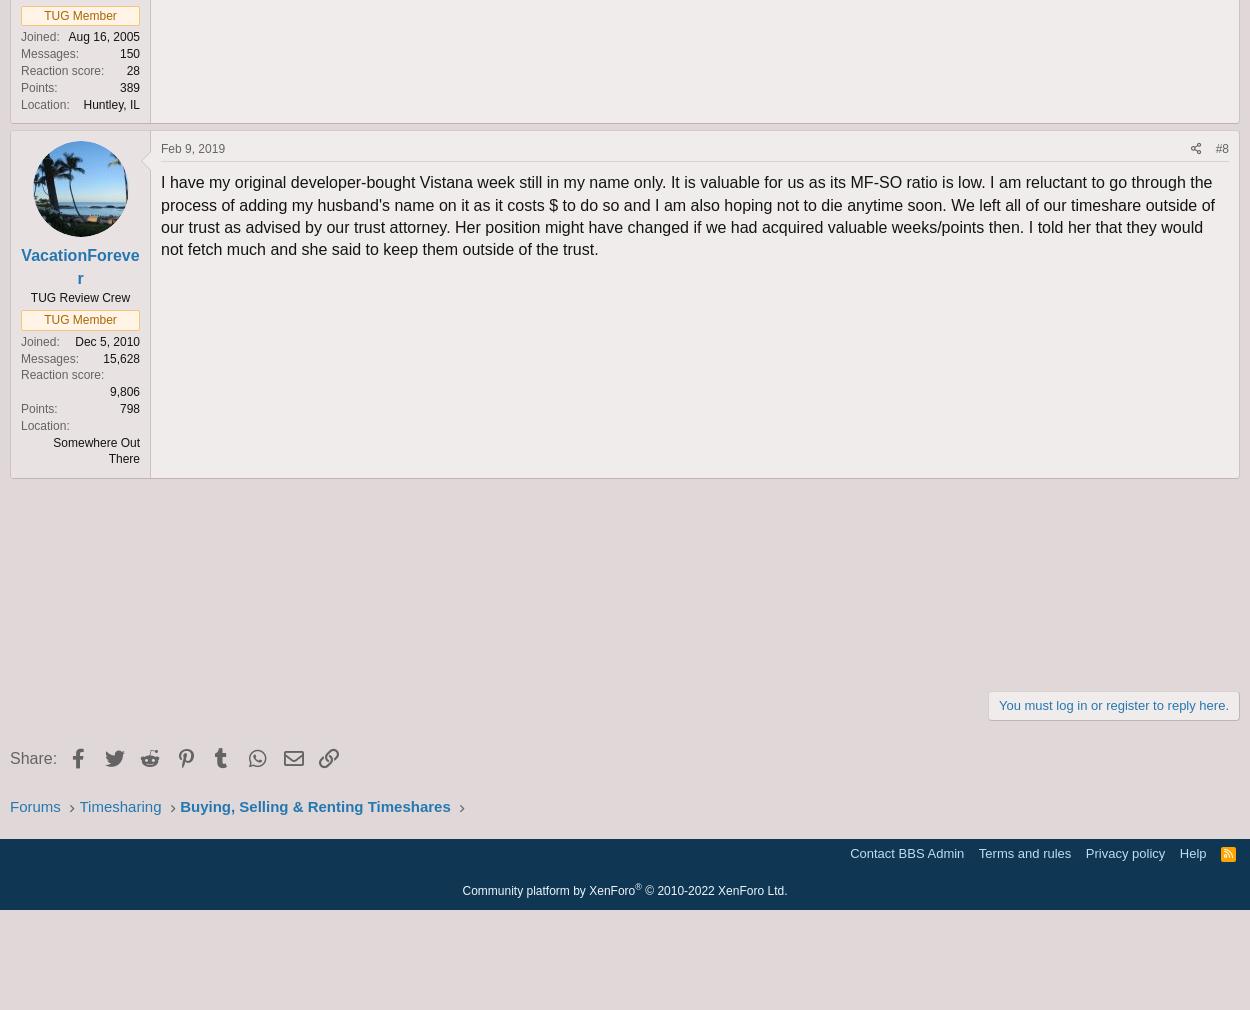 Image resolution: width=1250 pixels, height=1010 pixels. What do you see at coordinates (715, 890) in the screenshot?
I see `'© 2010-2022 XenForo Ltd.'` at bounding box center [715, 890].